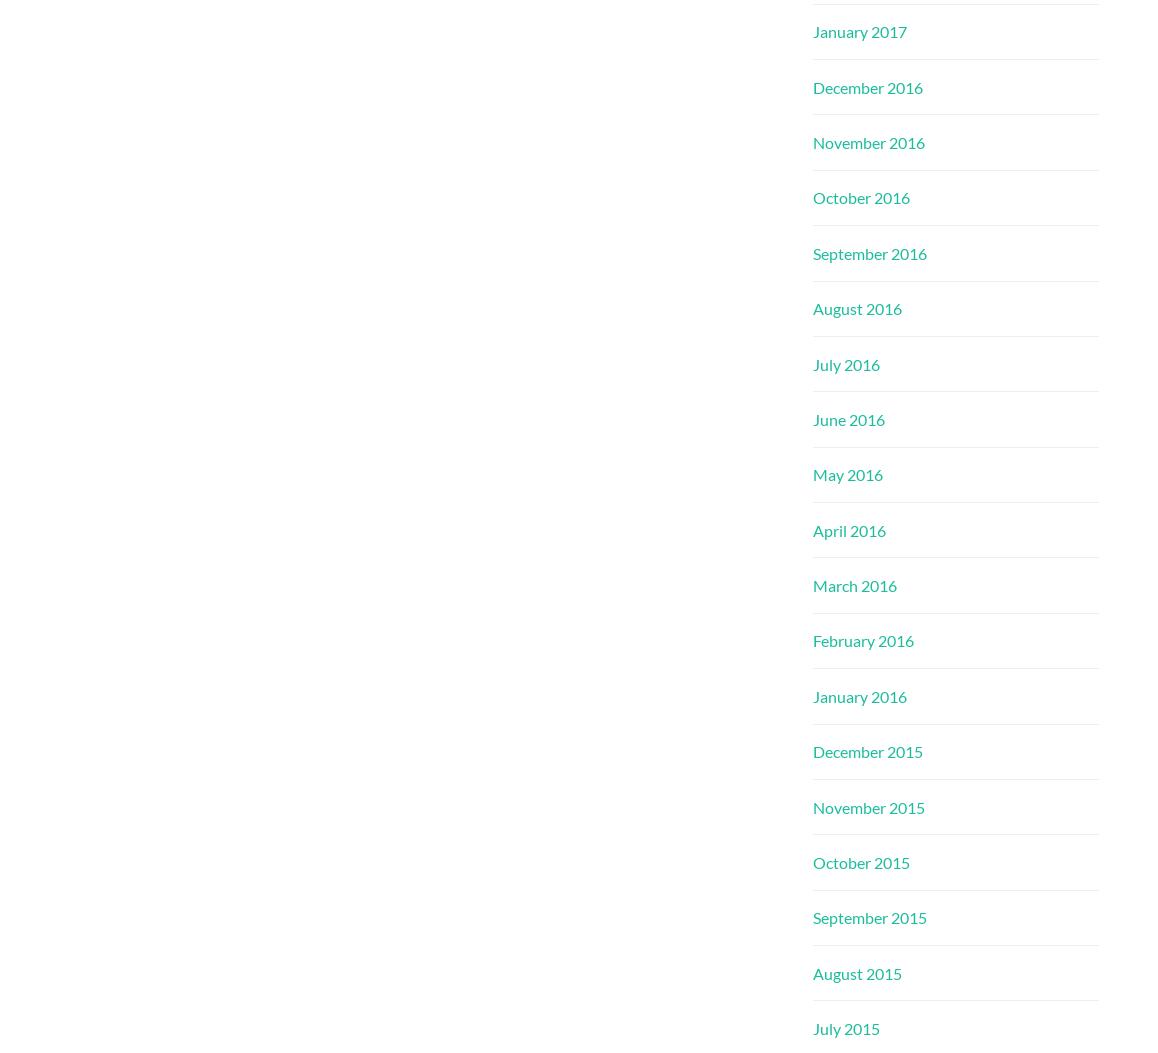  Describe the element at coordinates (867, 85) in the screenshot. I see `'December 2016'` at that location.